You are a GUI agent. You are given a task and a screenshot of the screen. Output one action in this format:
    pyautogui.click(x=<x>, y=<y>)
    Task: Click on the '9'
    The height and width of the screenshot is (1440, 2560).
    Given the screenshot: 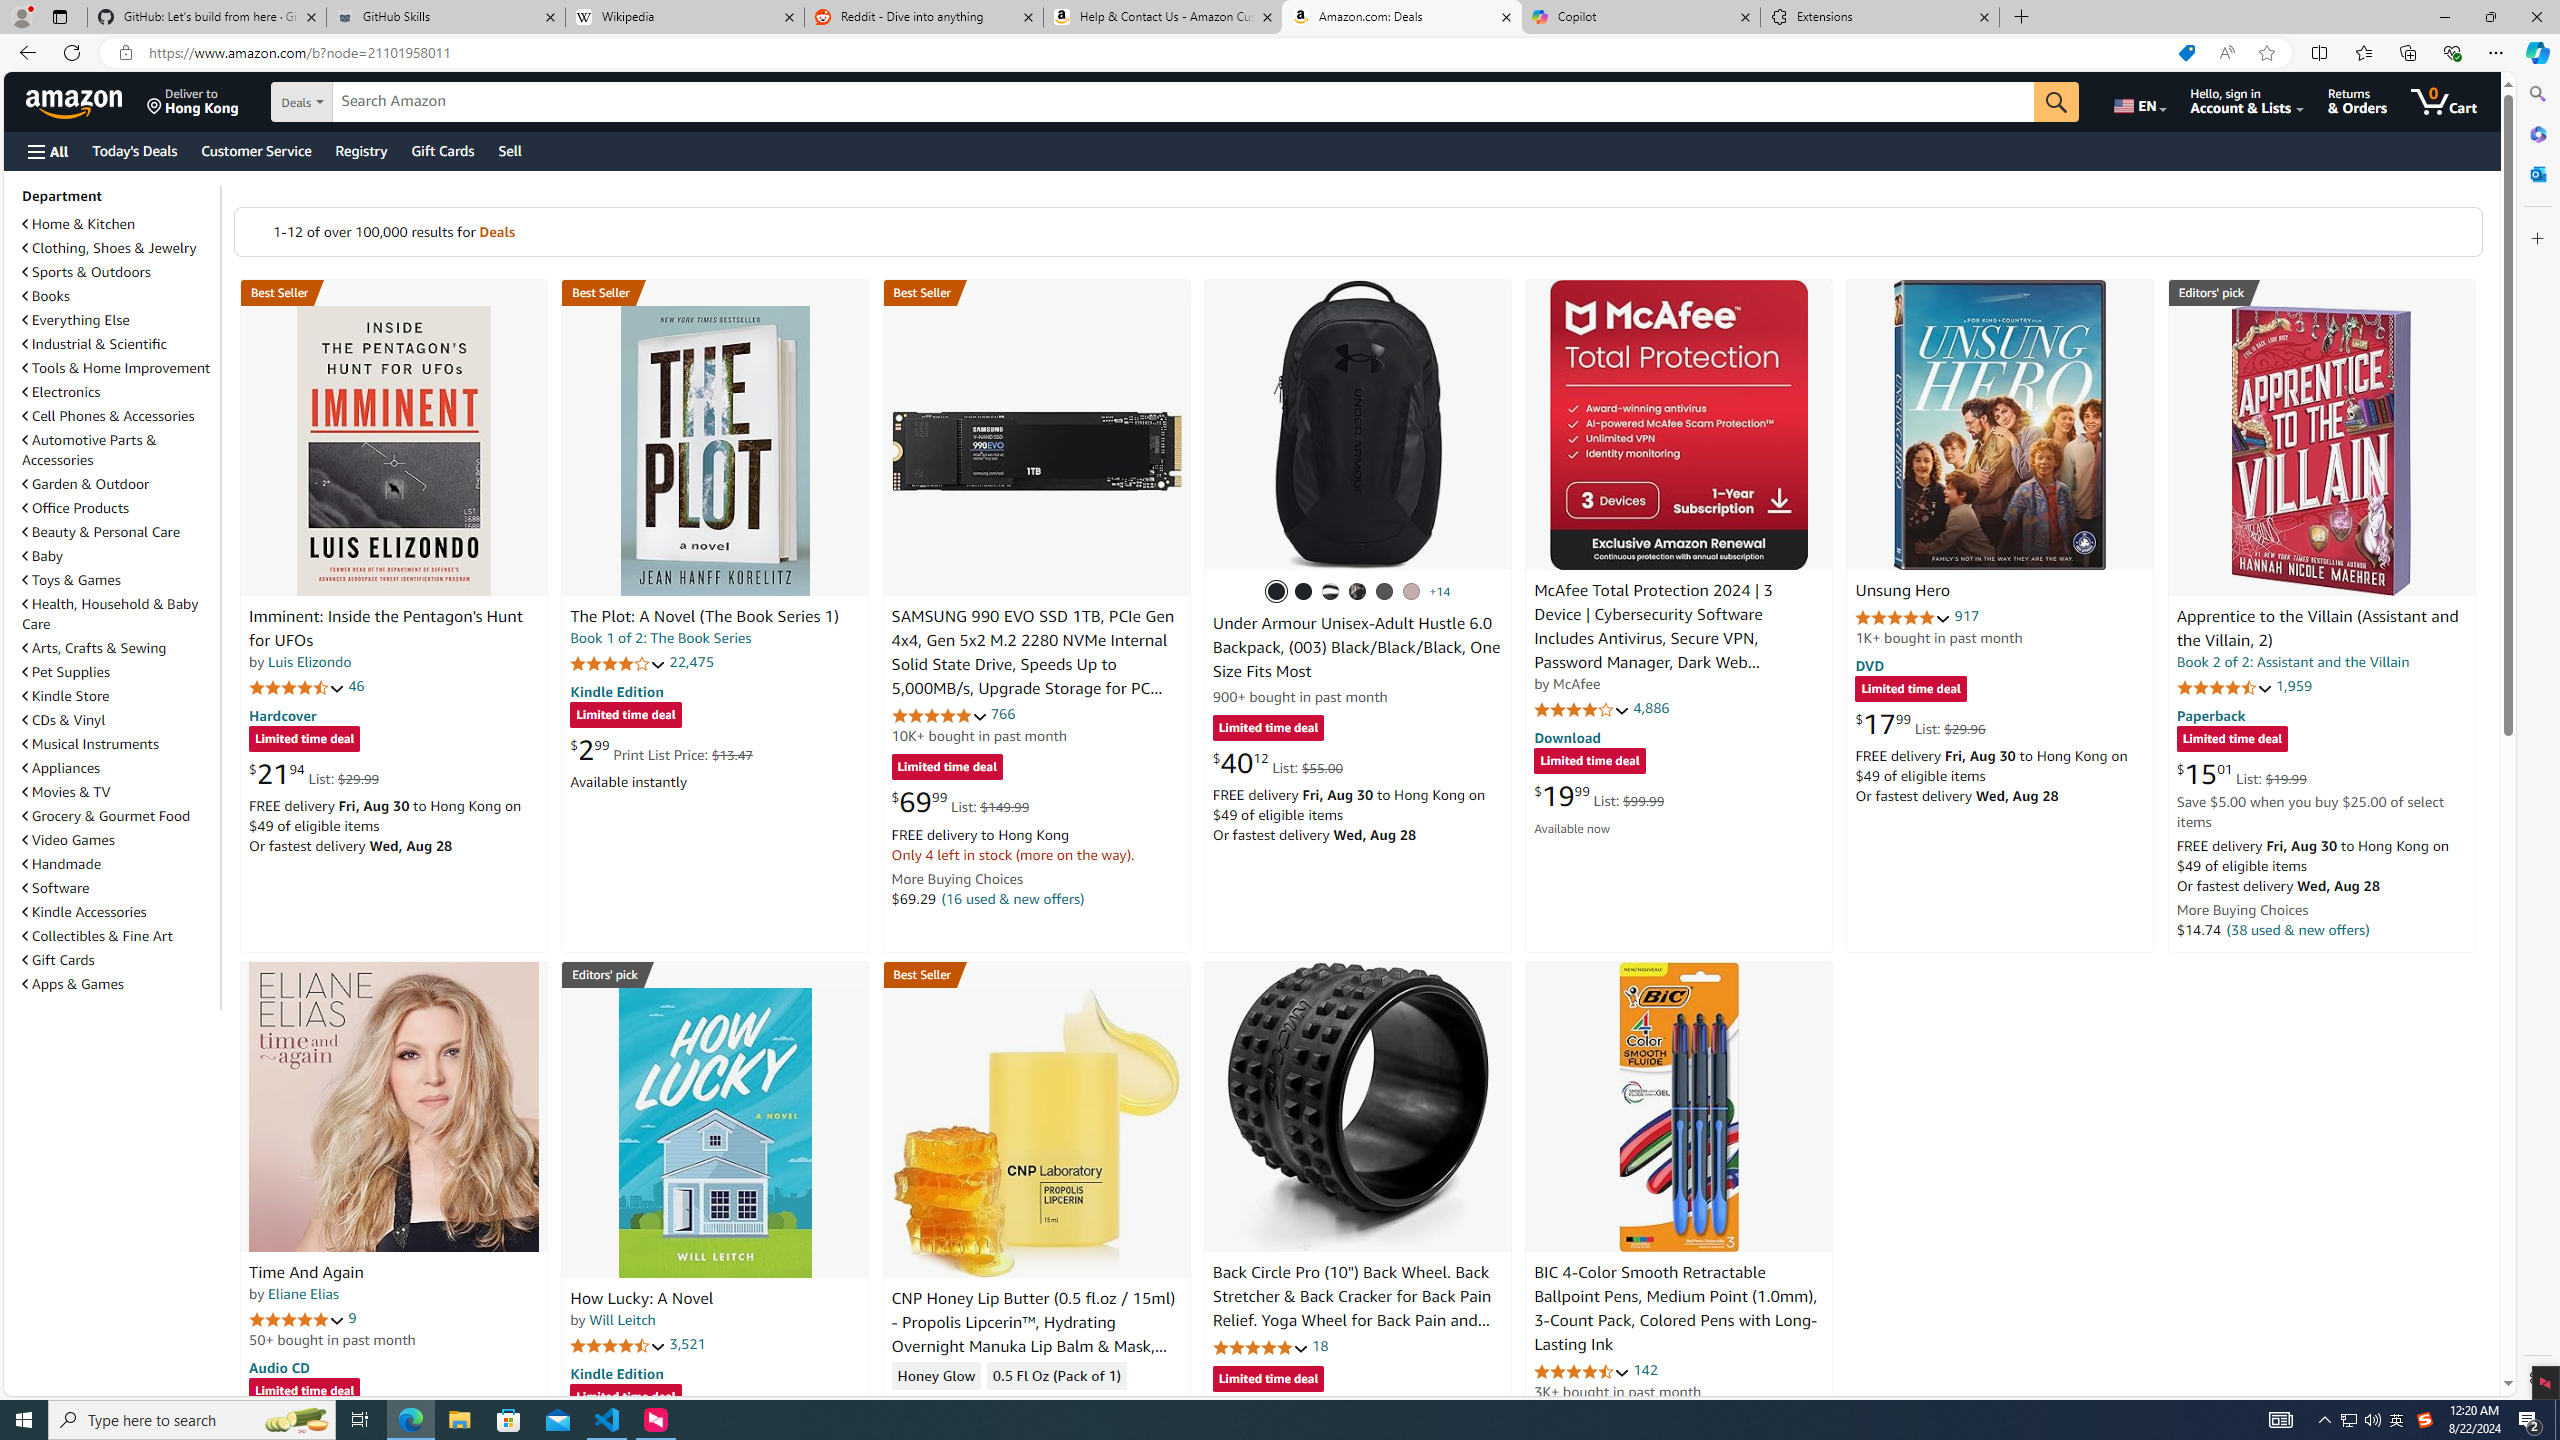 What is the action you would take?
    pyautogui.click(x=351, y=1317)
    